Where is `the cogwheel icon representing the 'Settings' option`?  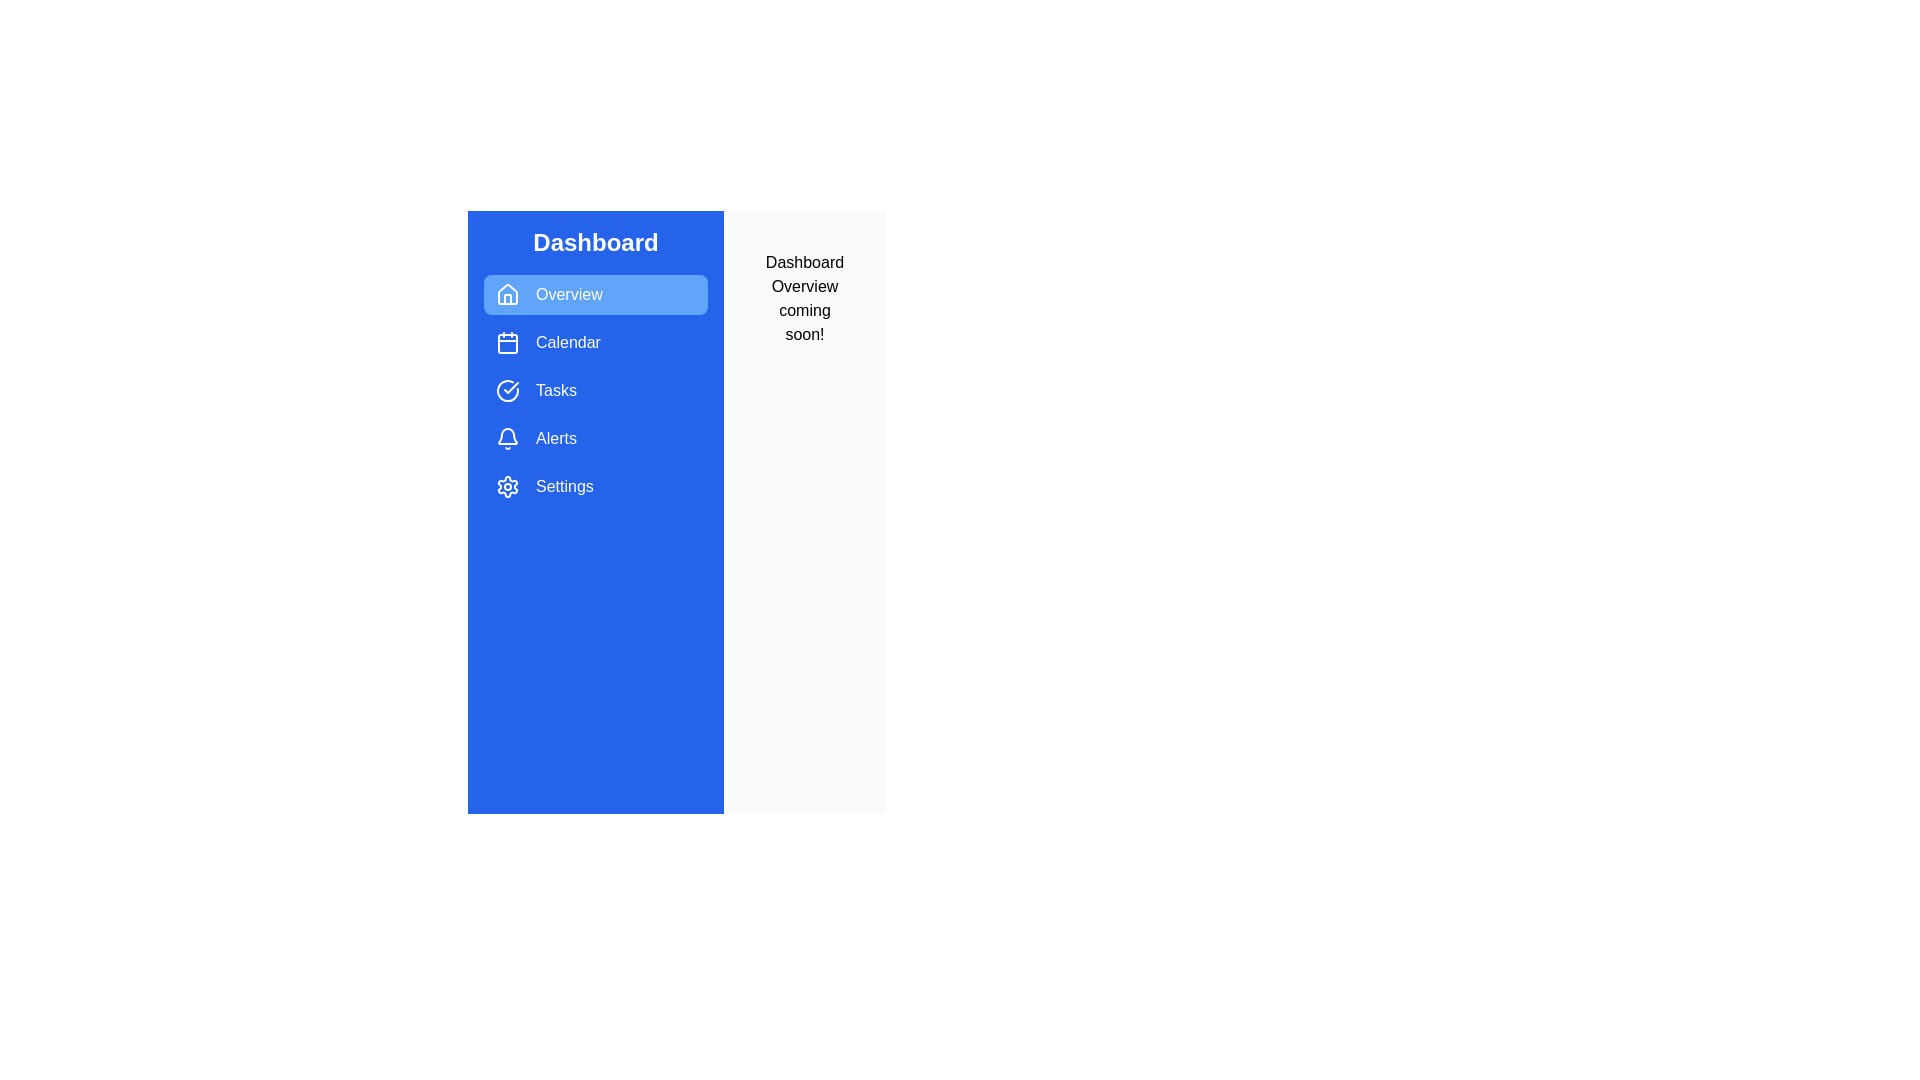
the cogwheel icon representing the 'Settings' option is located at coordinates (508, 486).